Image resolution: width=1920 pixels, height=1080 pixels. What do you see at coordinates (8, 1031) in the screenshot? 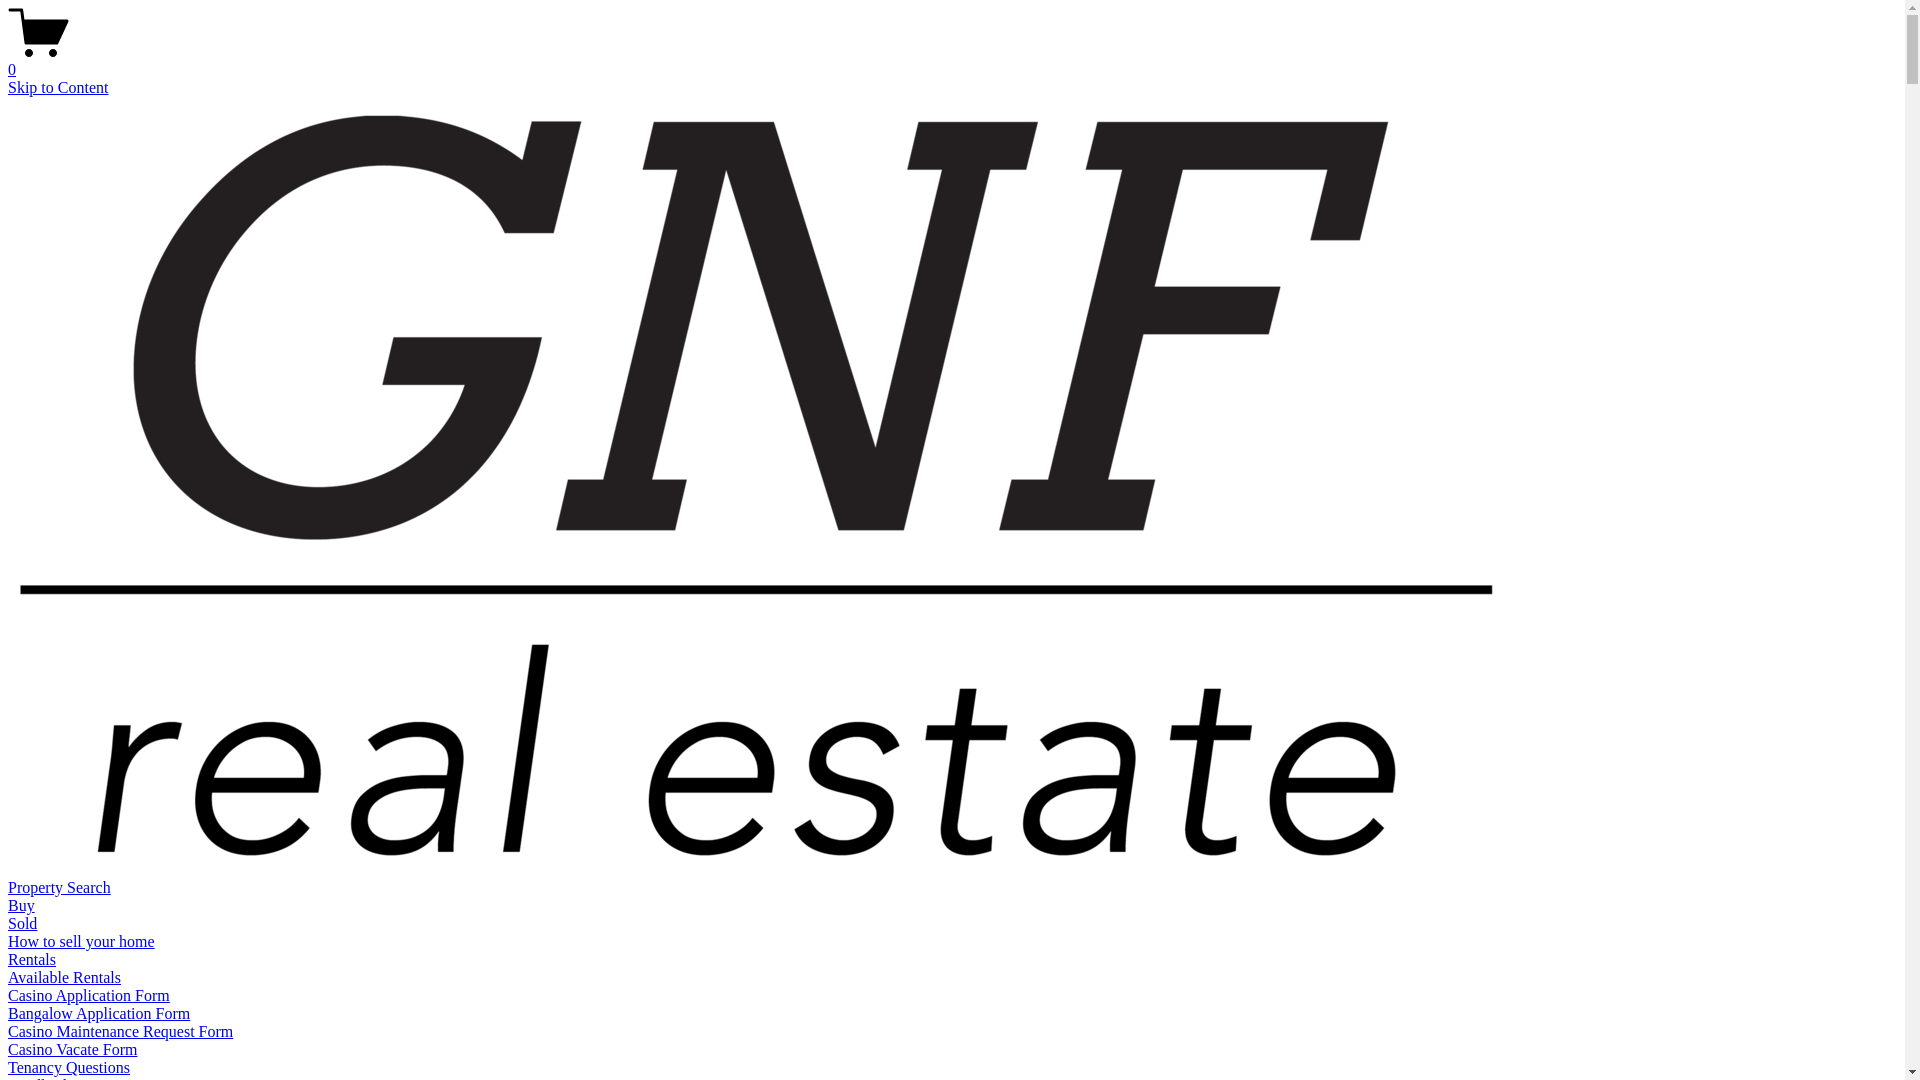
I see `'Casino Maintenance Request Form'` at bounding box center [8, 1031].